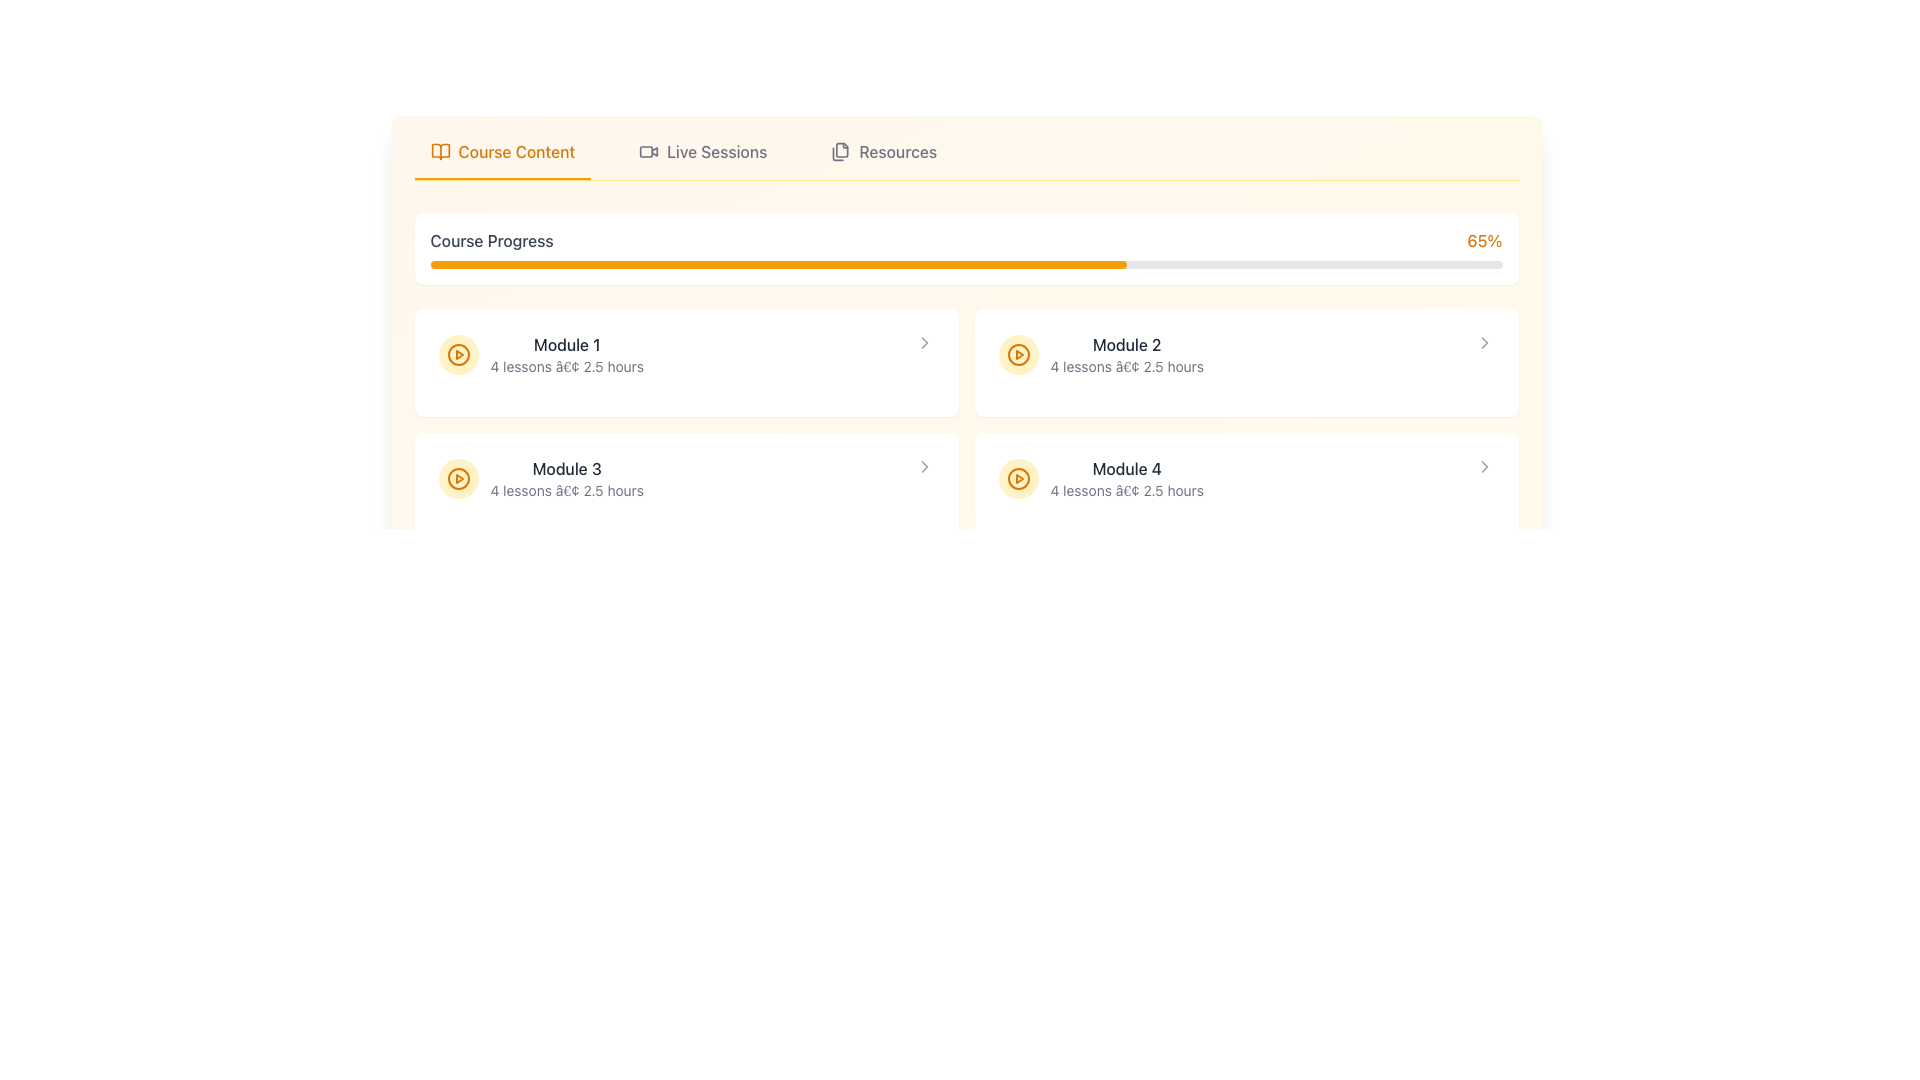  Describe the element at coordinates (1127, 478) in the screenshot. I see `the Text Information Block that provides course module details, located on the right side below the header, in the fourth row of visible modules` at that location.